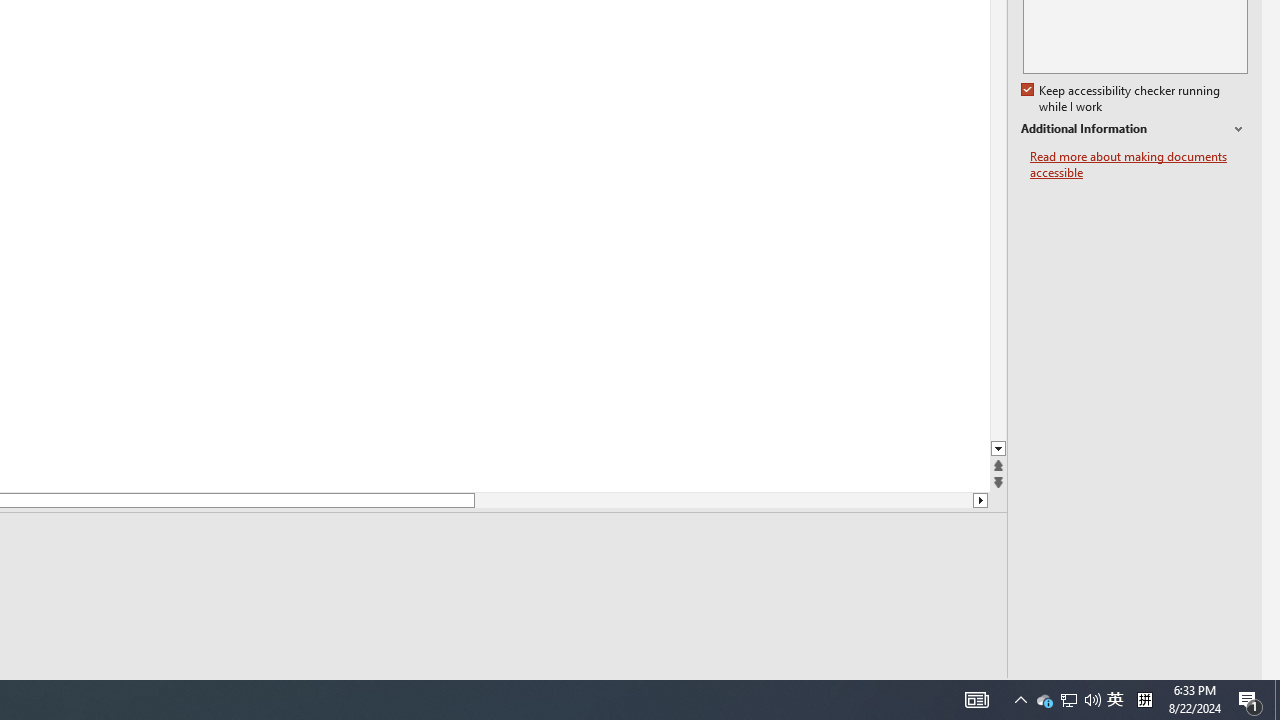 This screenshot has height=720, width=1280. What do you see at coordinates (1139, 163) in the screenshot?
I see `'Read more about making documents accessible'` at bounding box center [1139, 163].